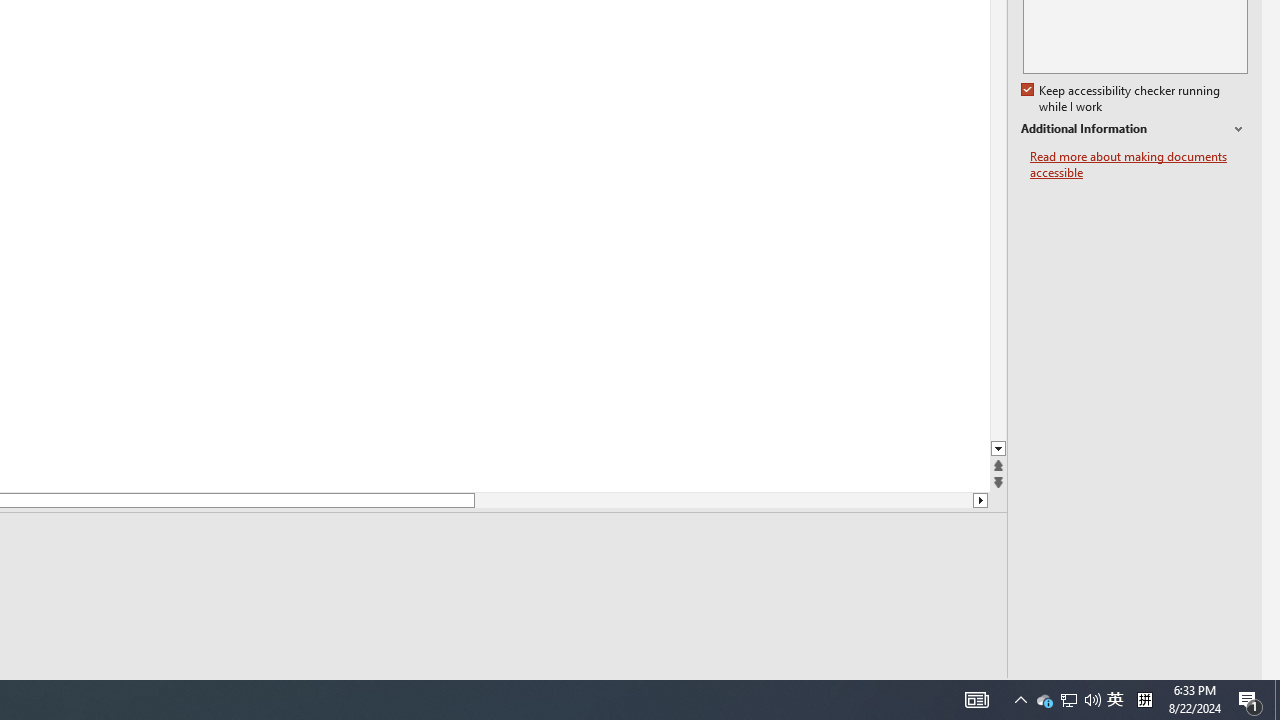 This screenshot has height=720, width=1280. What do you see at coordinates (1139, 163) in the screenshot?
I see `'Read more about making documents accessible'` at bounding box center [1139, 163].